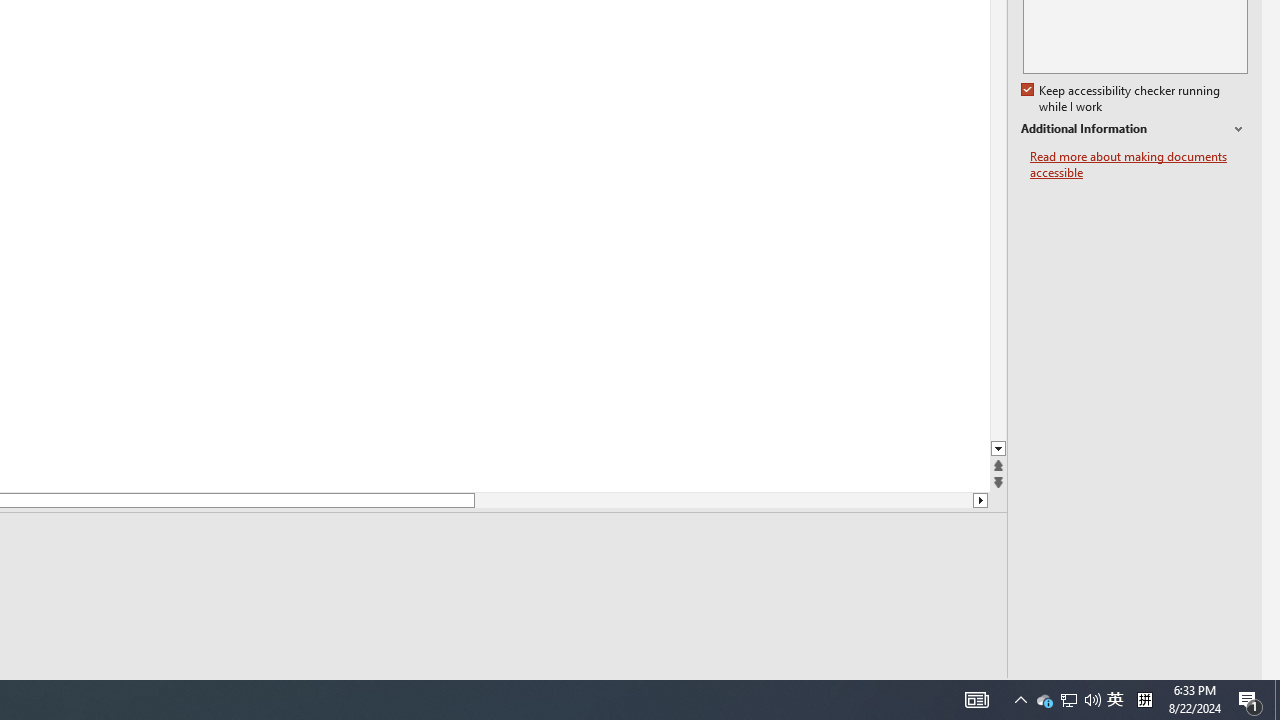 This screenshot has height=720, width=1280. What do you see at coordinates (1139, 163) in the screenshot?
I see `'Read more about making documents accessible'` at bounding box center [1139, 163].